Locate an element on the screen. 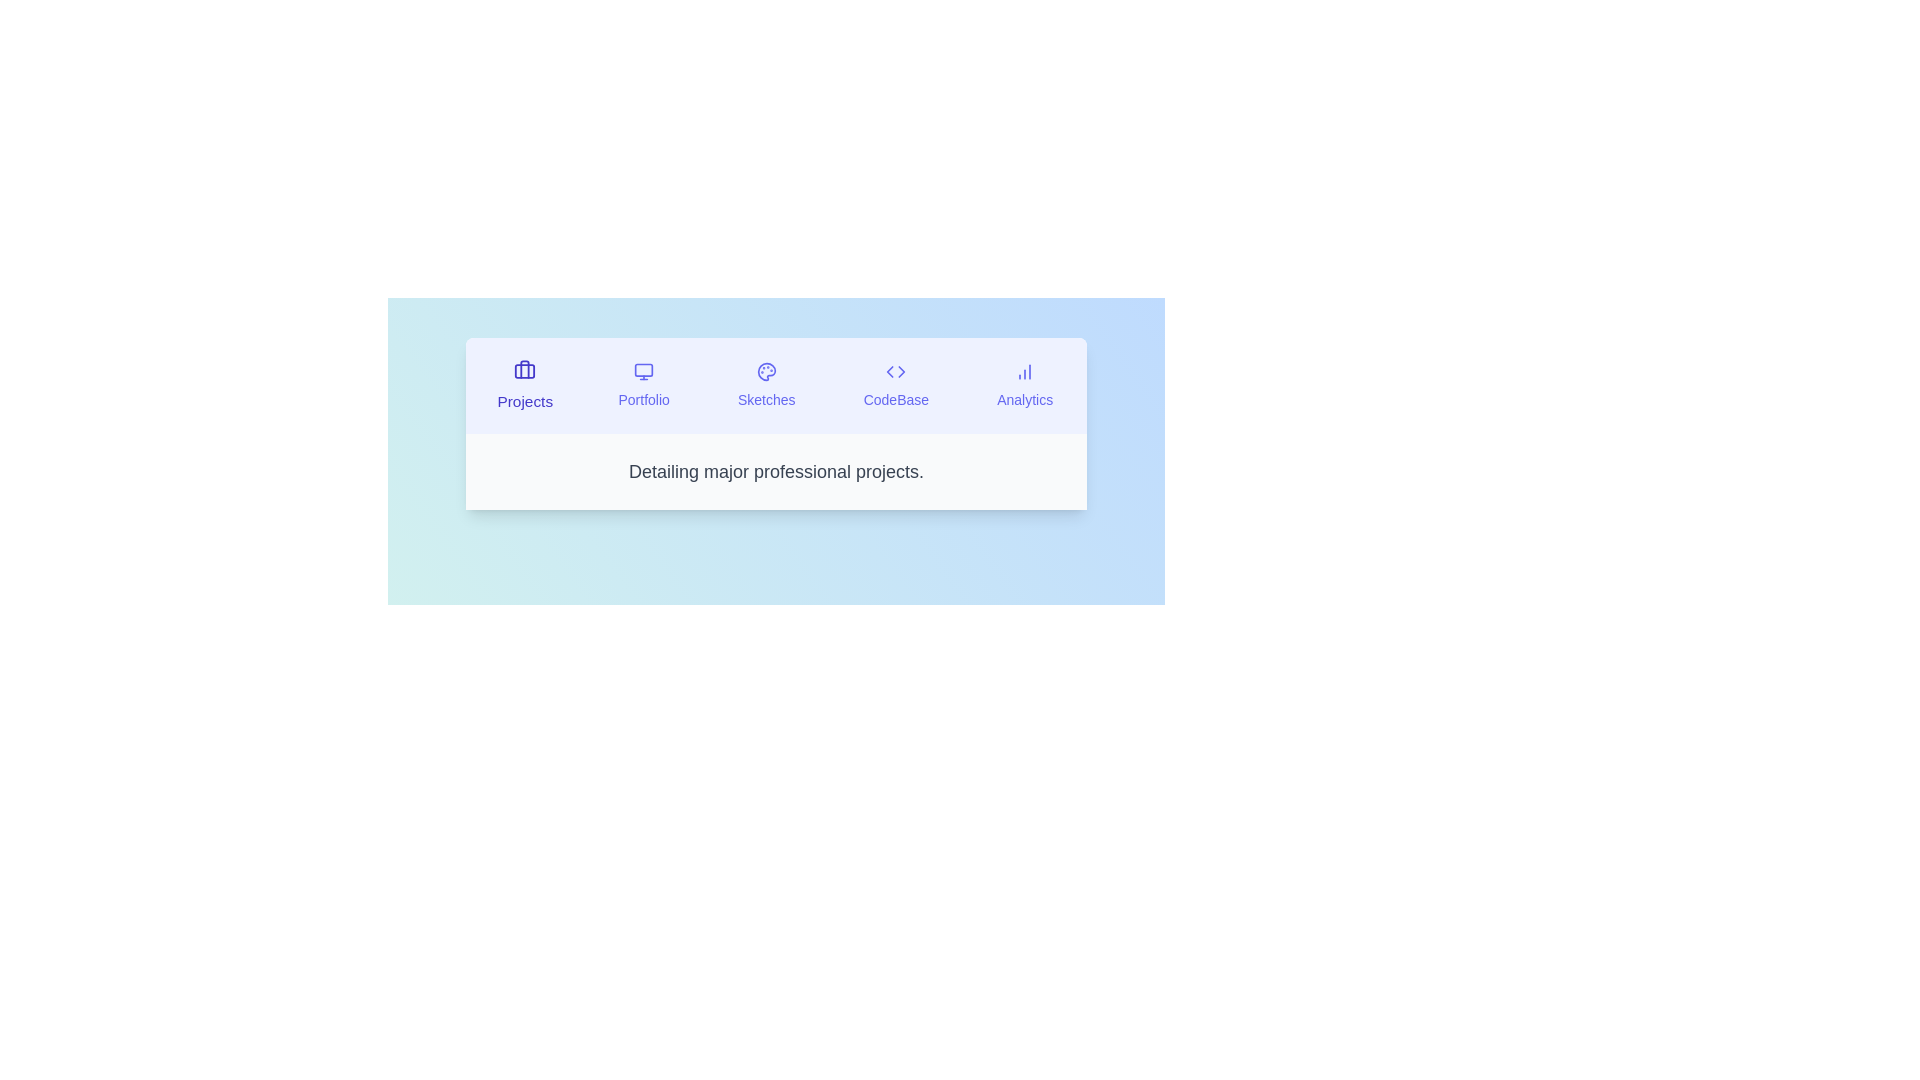  the tab labeled Projects to observe visual changes is located at coordinates (525, 385).